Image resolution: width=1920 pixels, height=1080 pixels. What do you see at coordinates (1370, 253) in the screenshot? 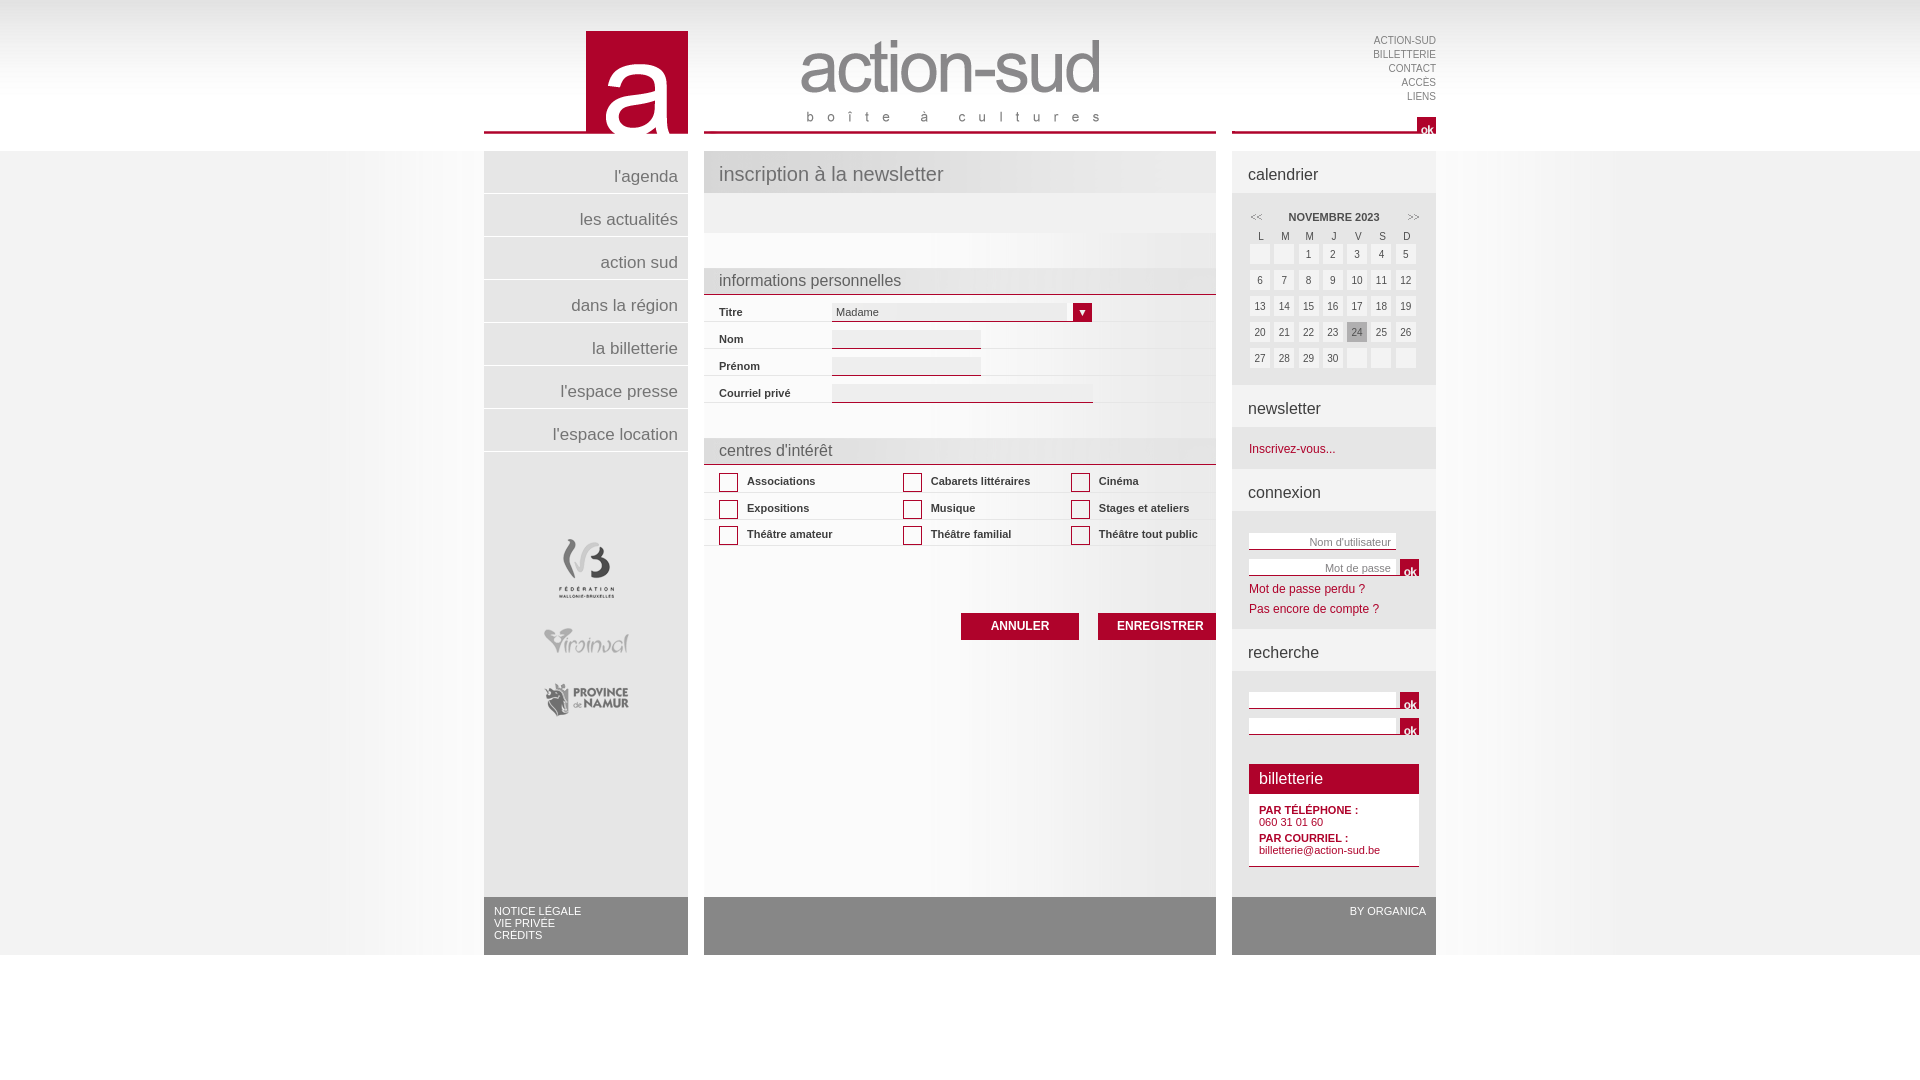
I see `'4'` at bounding box center [1370, 253].